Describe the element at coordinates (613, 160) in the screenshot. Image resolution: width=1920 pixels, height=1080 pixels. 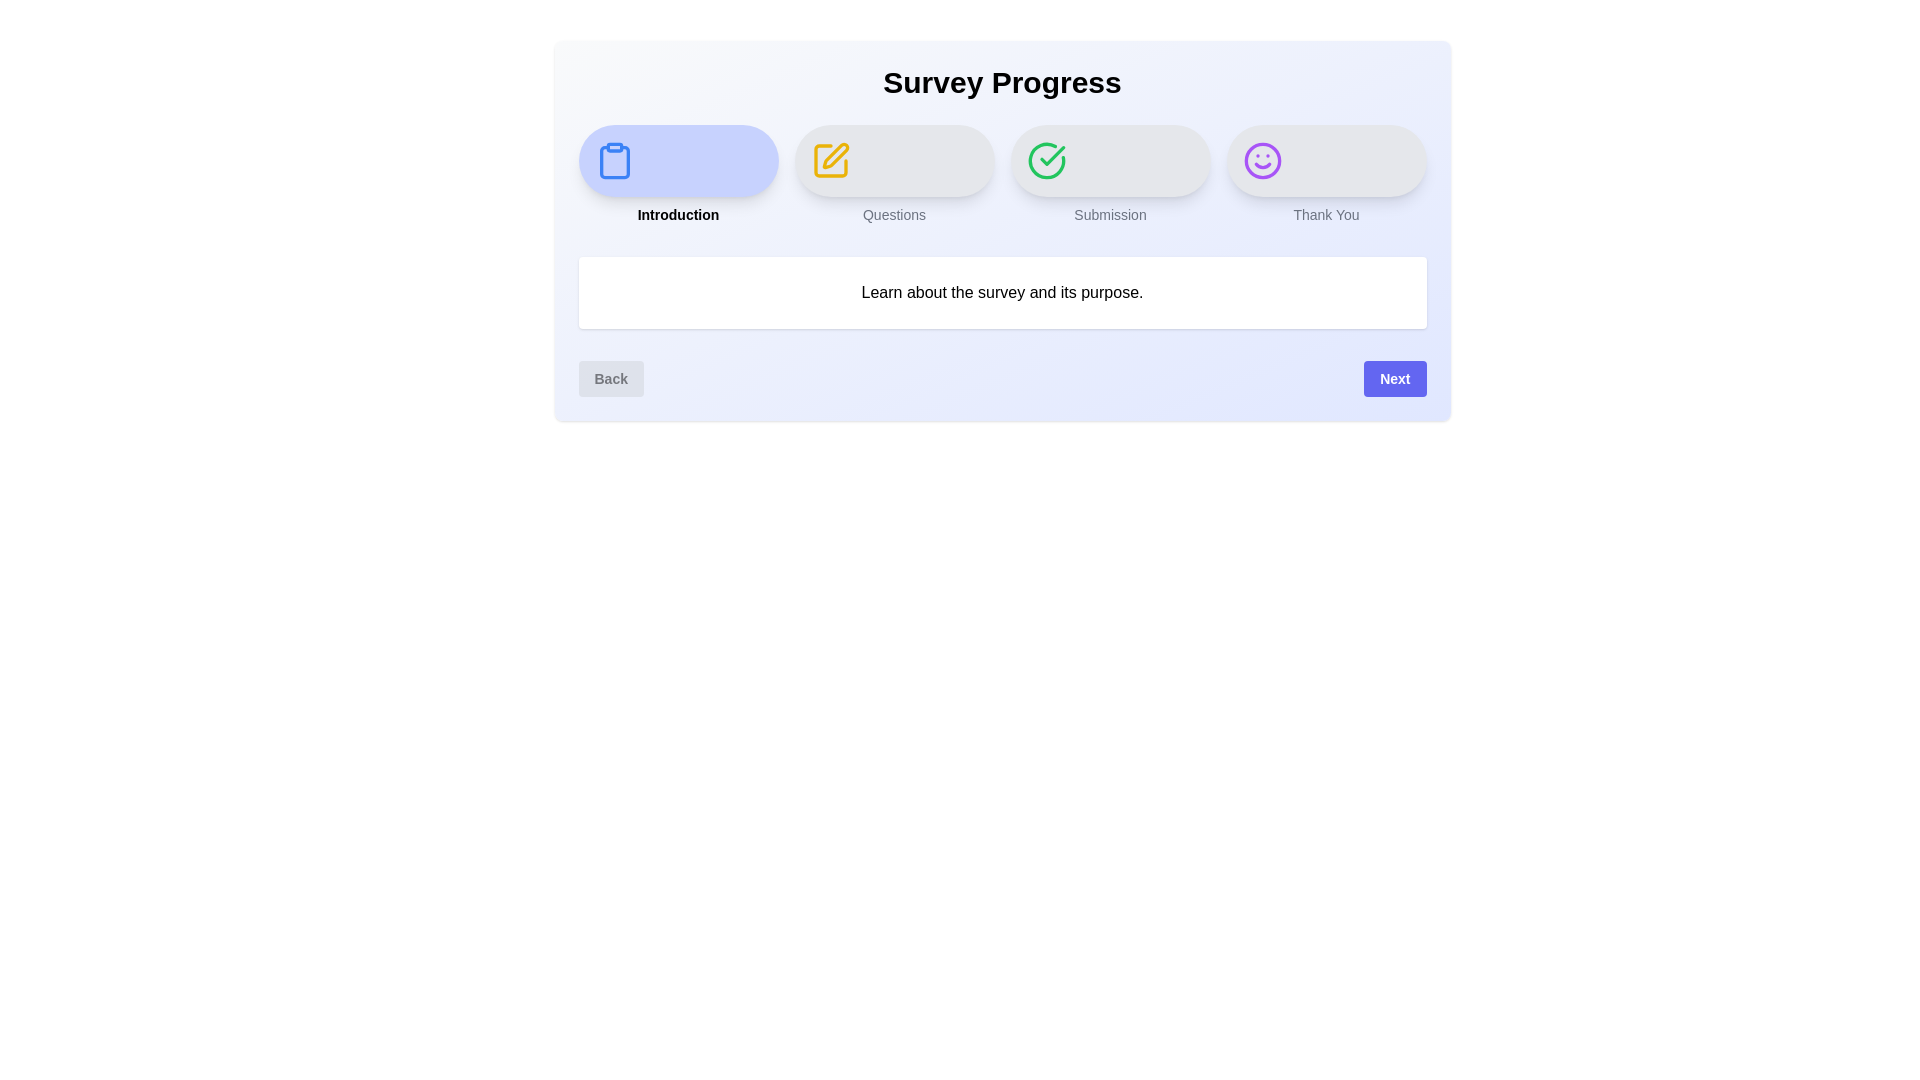
I see `the icon representing the Introduction step to inspect its appearance` at that location.